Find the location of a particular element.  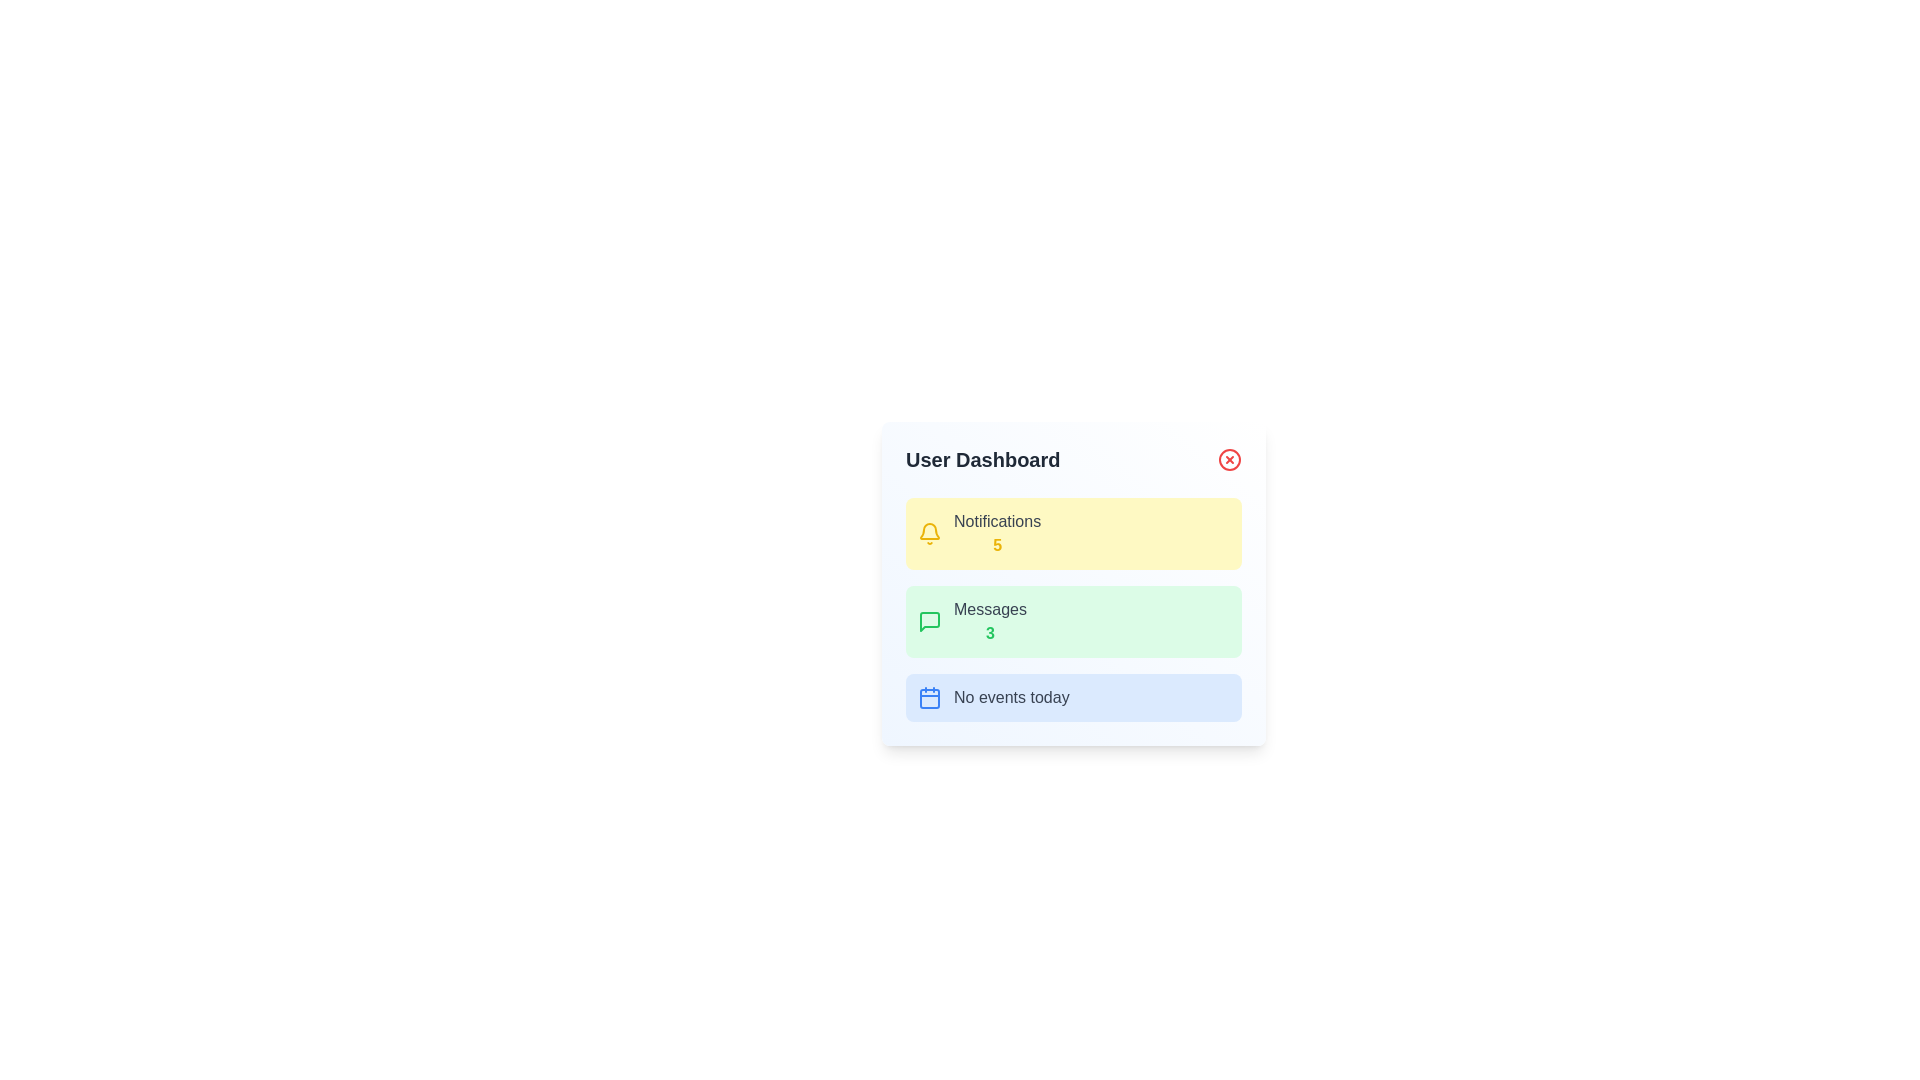

the Text label that informs the user about the absence of events scheduled for today, located in the 'No events today' section, next to a calendar icon is located at coordinates (1011, 697).